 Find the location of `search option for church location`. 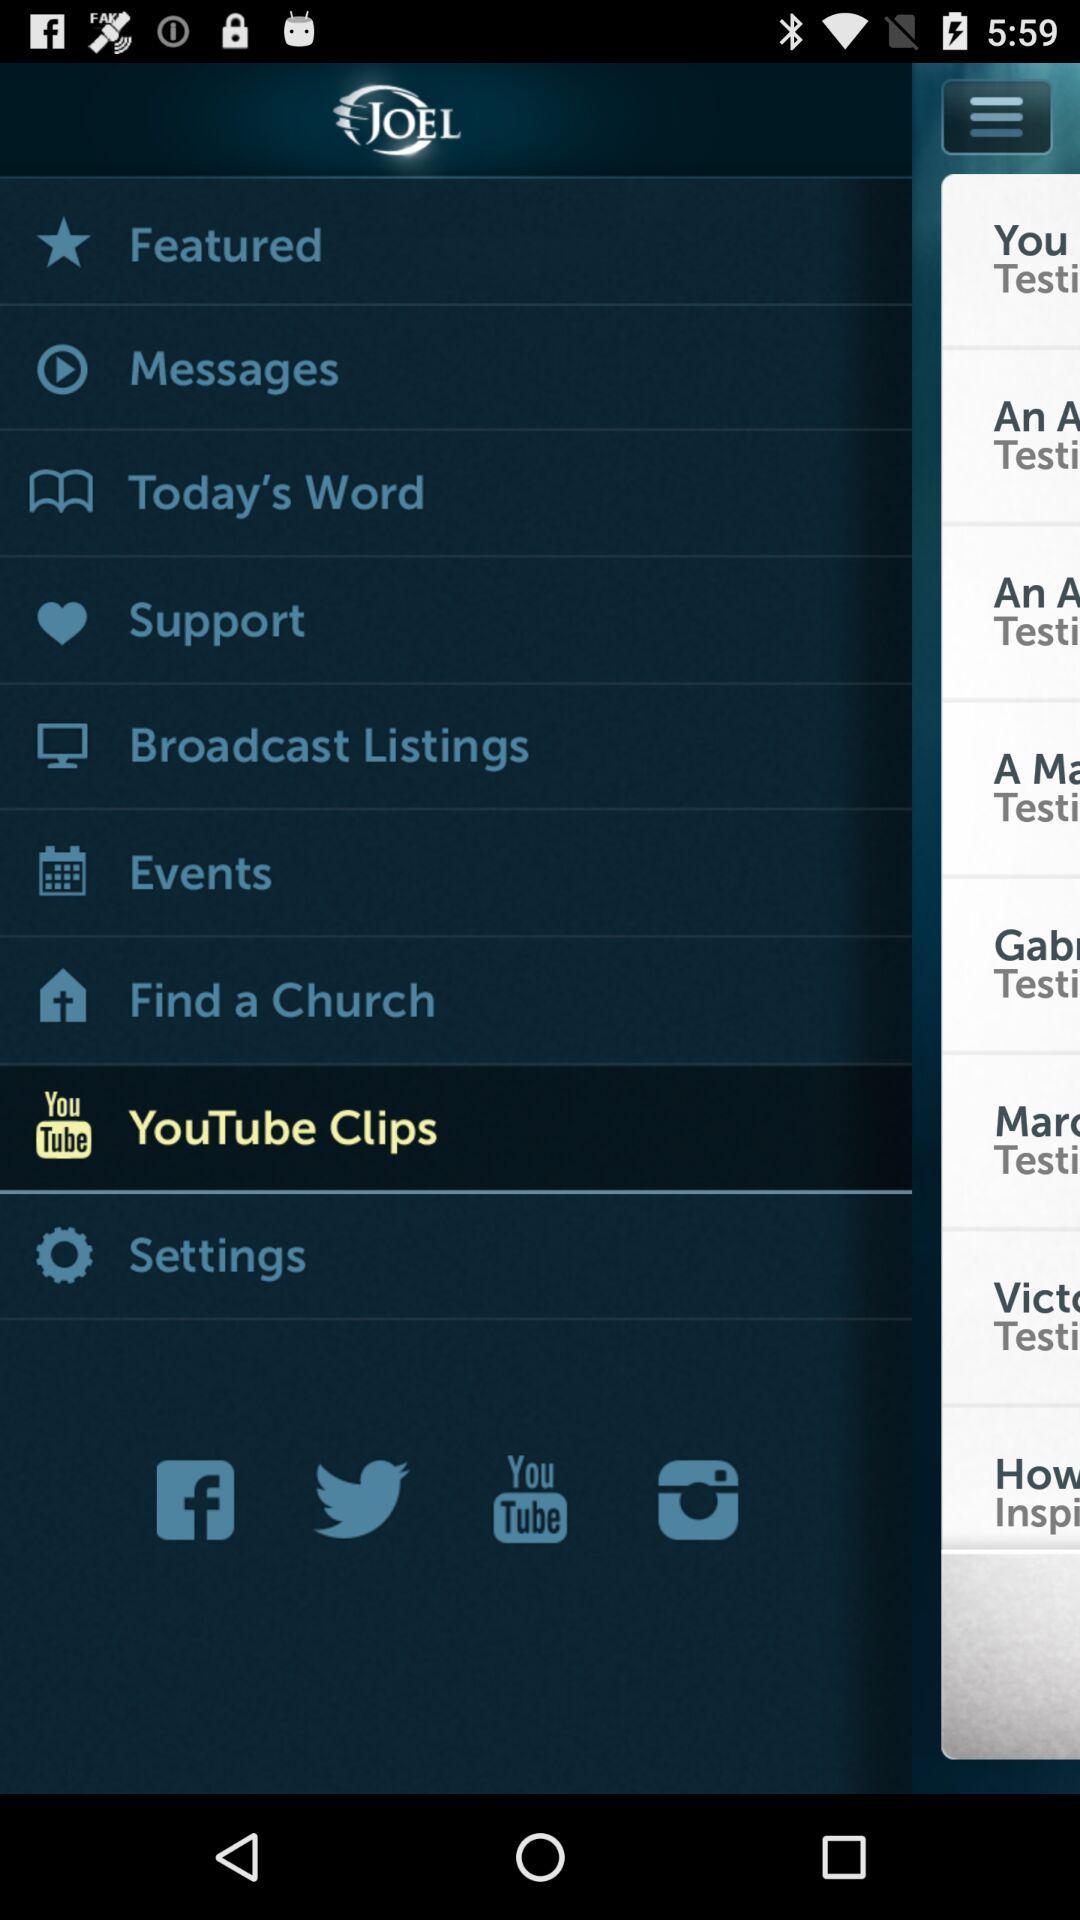

search option for church location is located at coordinates (455, 1002).